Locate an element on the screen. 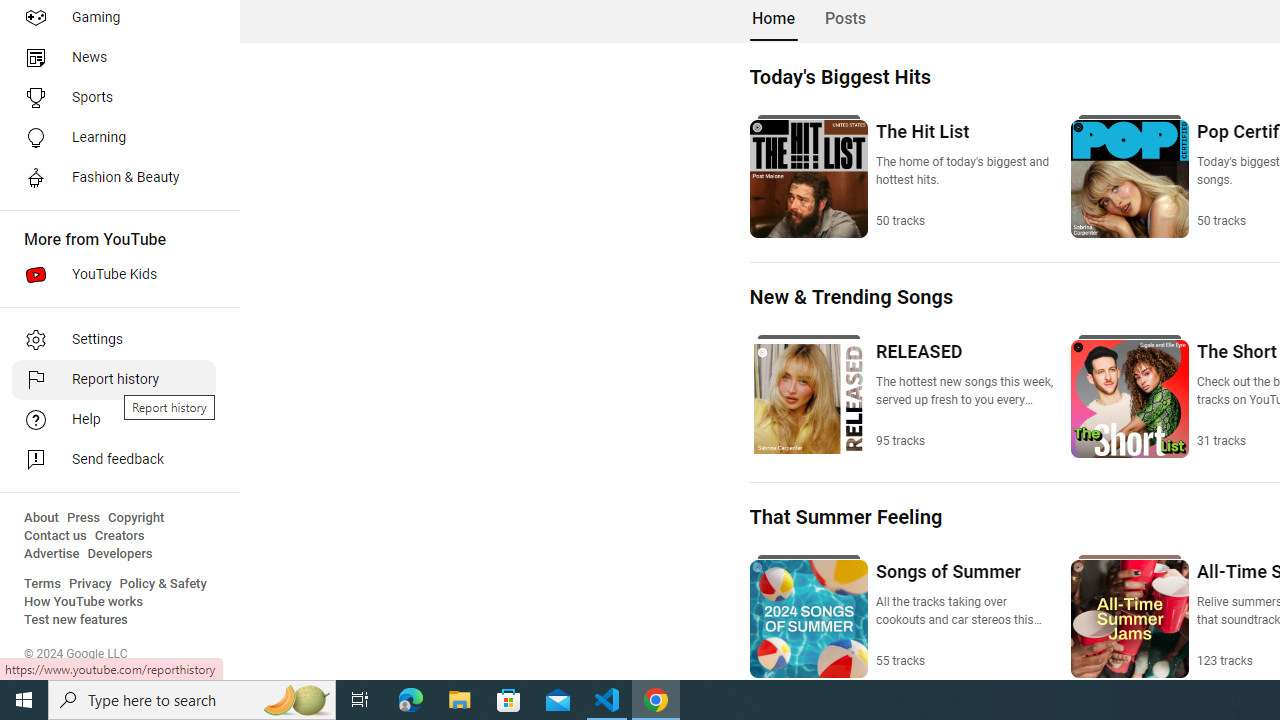  'News' is located at coordinates (112, 56).